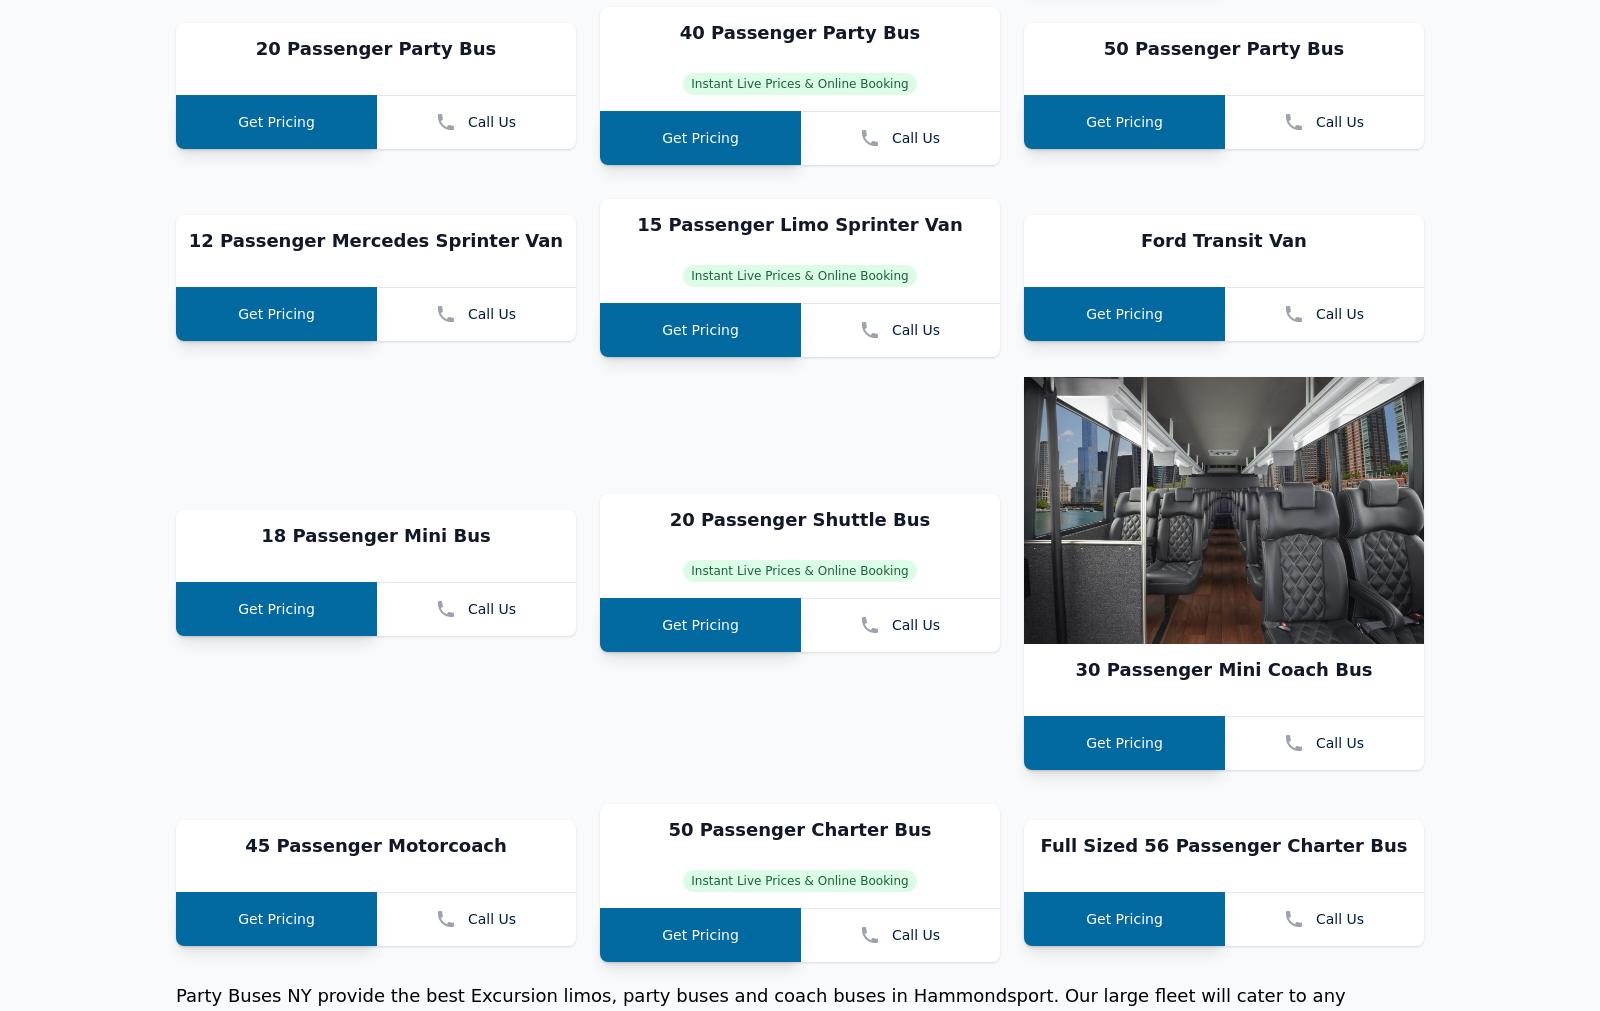  I want to click on 'Lincoln MKT Limo', so click(375, 18).